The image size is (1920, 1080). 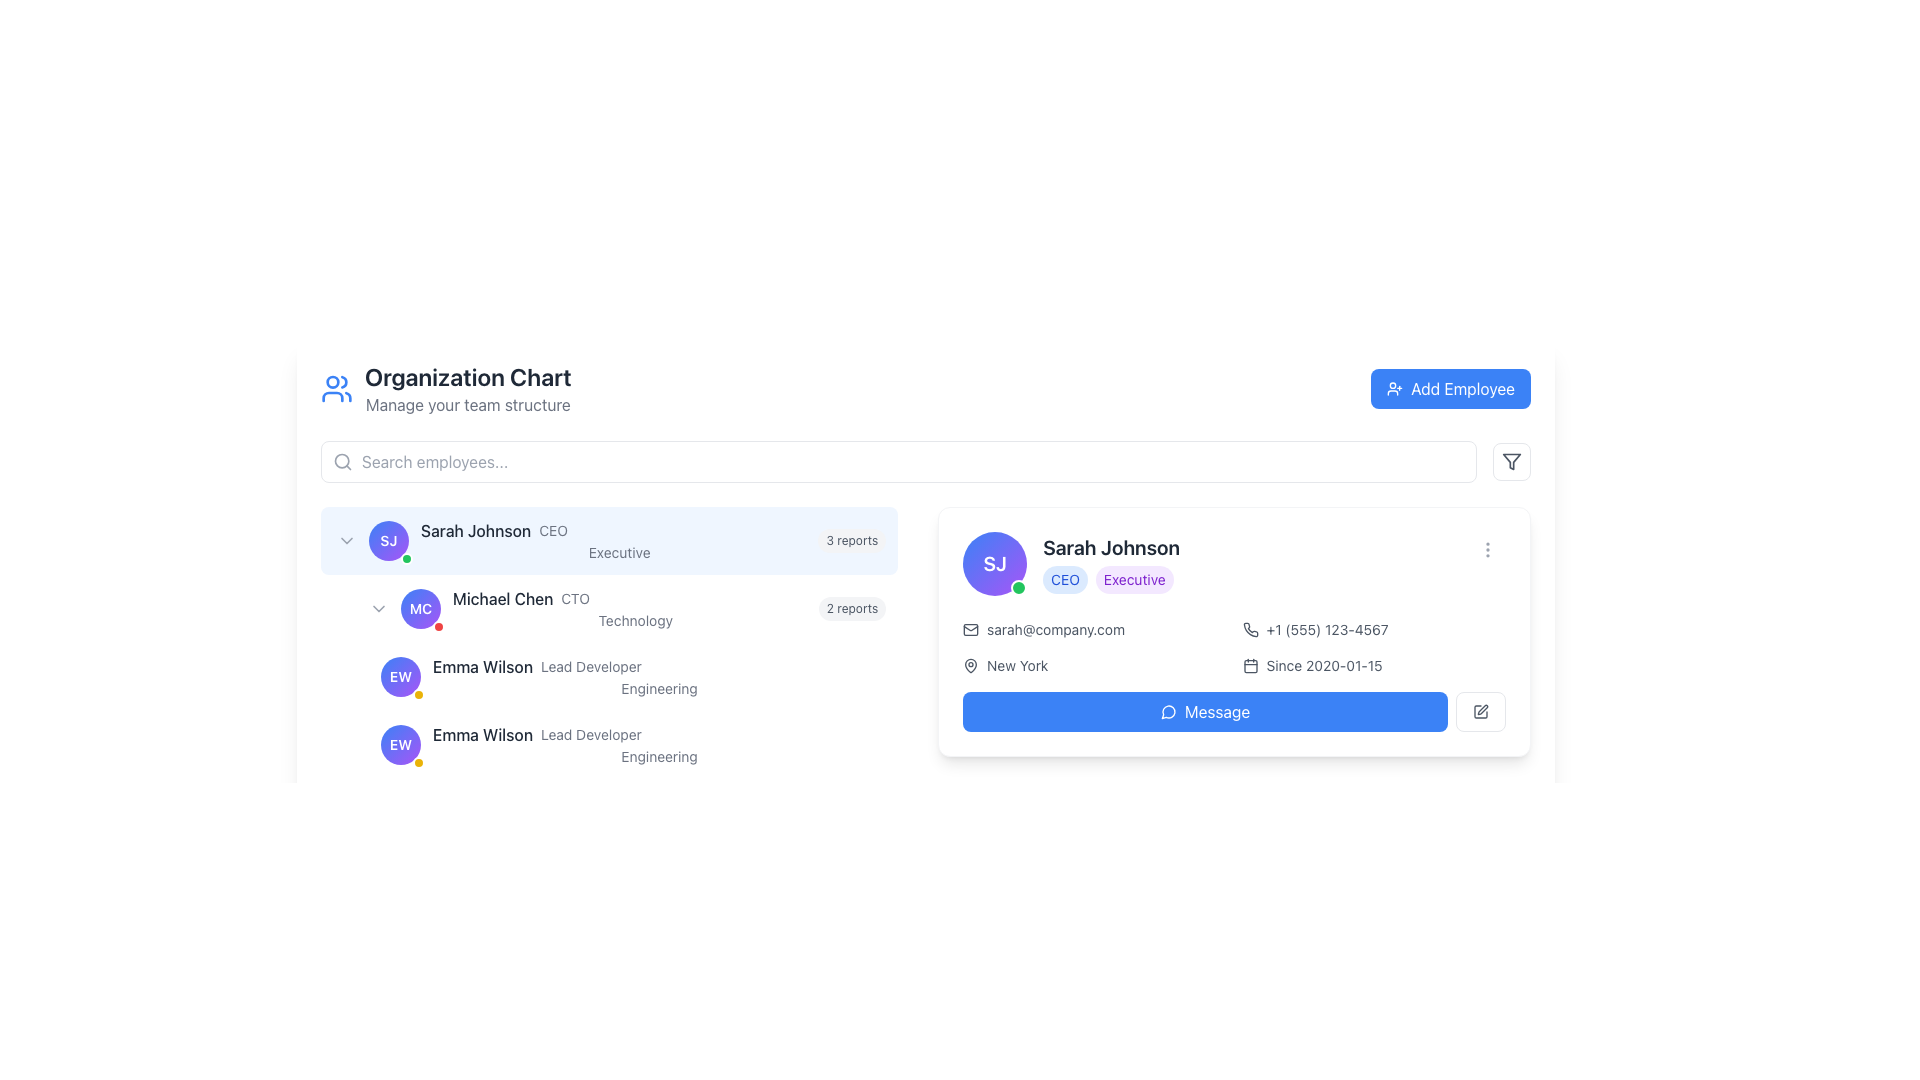 What do you see at coordinates (336, 389) in the screenshot?
I see `the user management icon located at the upper-left corner of the application interface, adjacent to the 'Organization Chart' text` at bounding box center [336, 389].